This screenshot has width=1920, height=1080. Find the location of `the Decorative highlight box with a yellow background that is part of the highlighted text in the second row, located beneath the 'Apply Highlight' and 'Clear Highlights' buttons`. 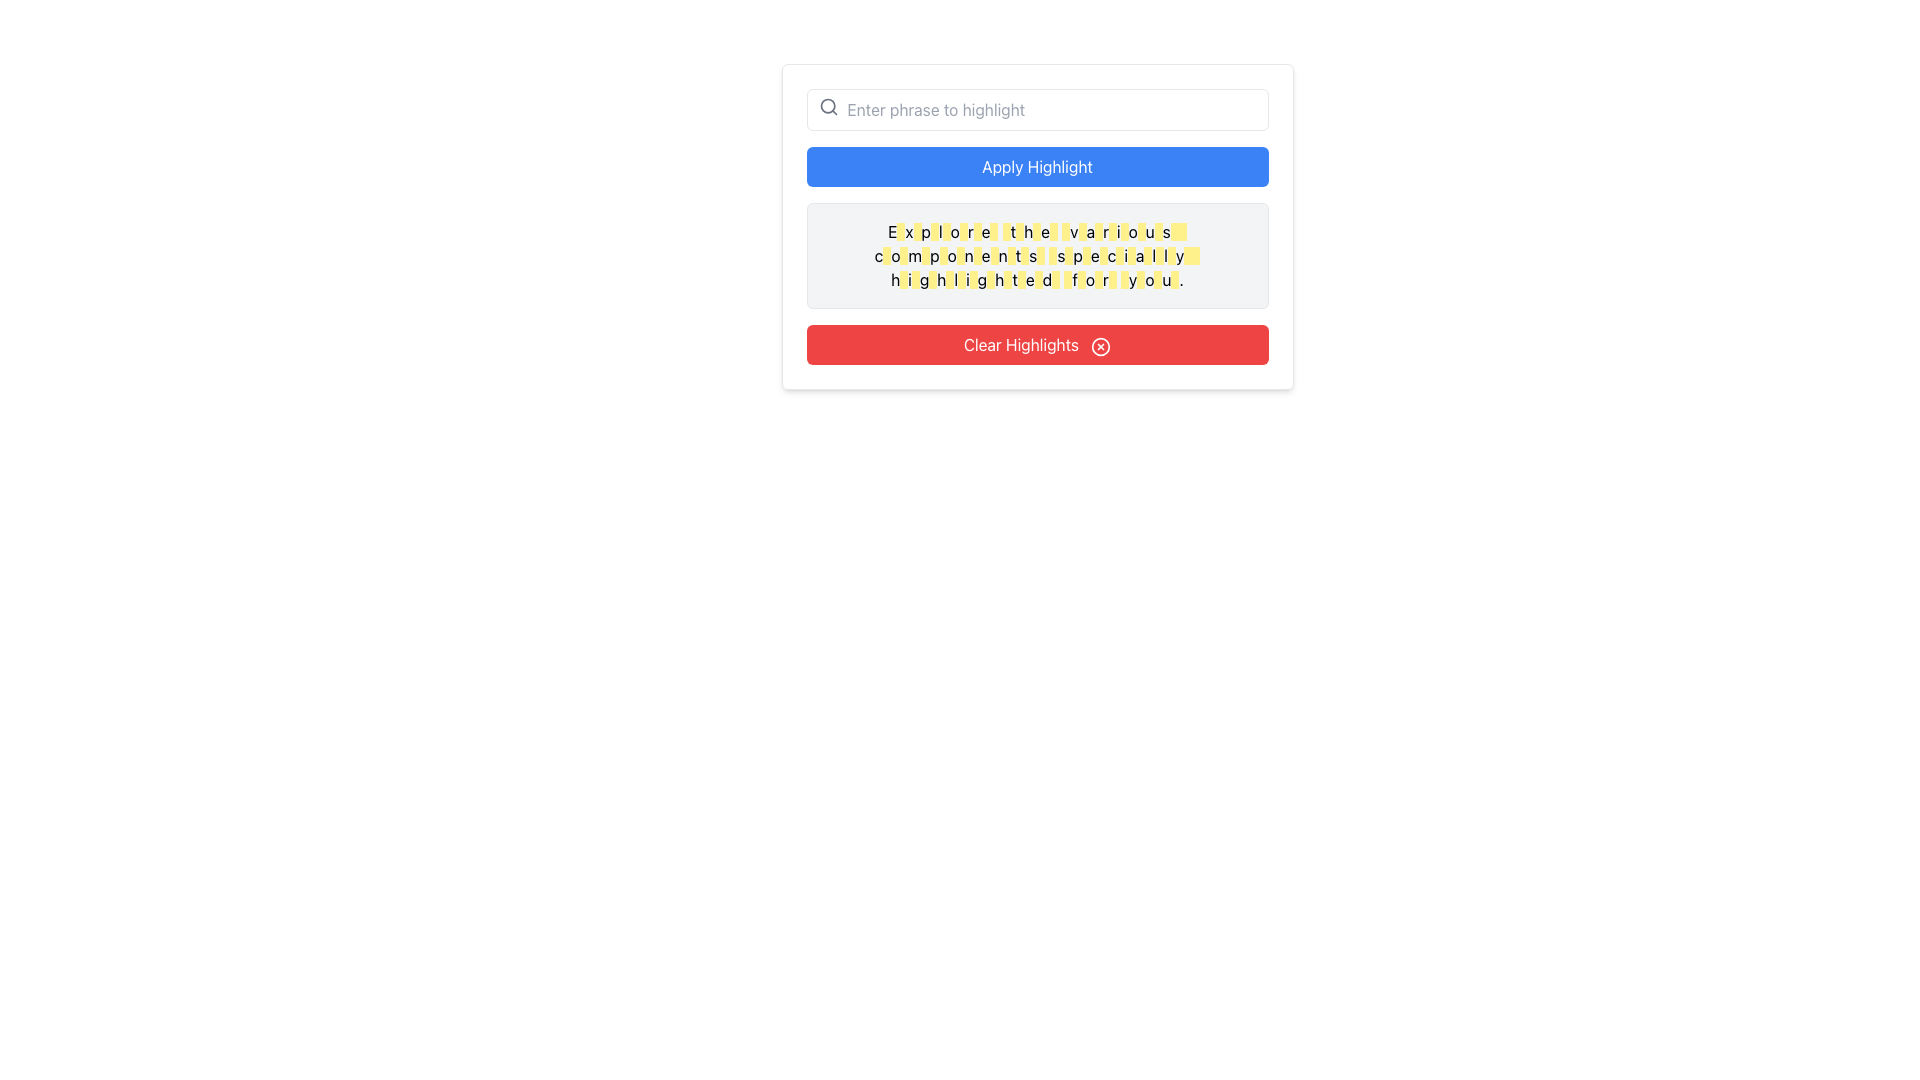

the Decorative highlight box with a yellow background that is part of the highlighted text in the second row, located beneath the 'Apply Highlight' and 'Clear Highlights' buttons is located at coordinates (886, 254).